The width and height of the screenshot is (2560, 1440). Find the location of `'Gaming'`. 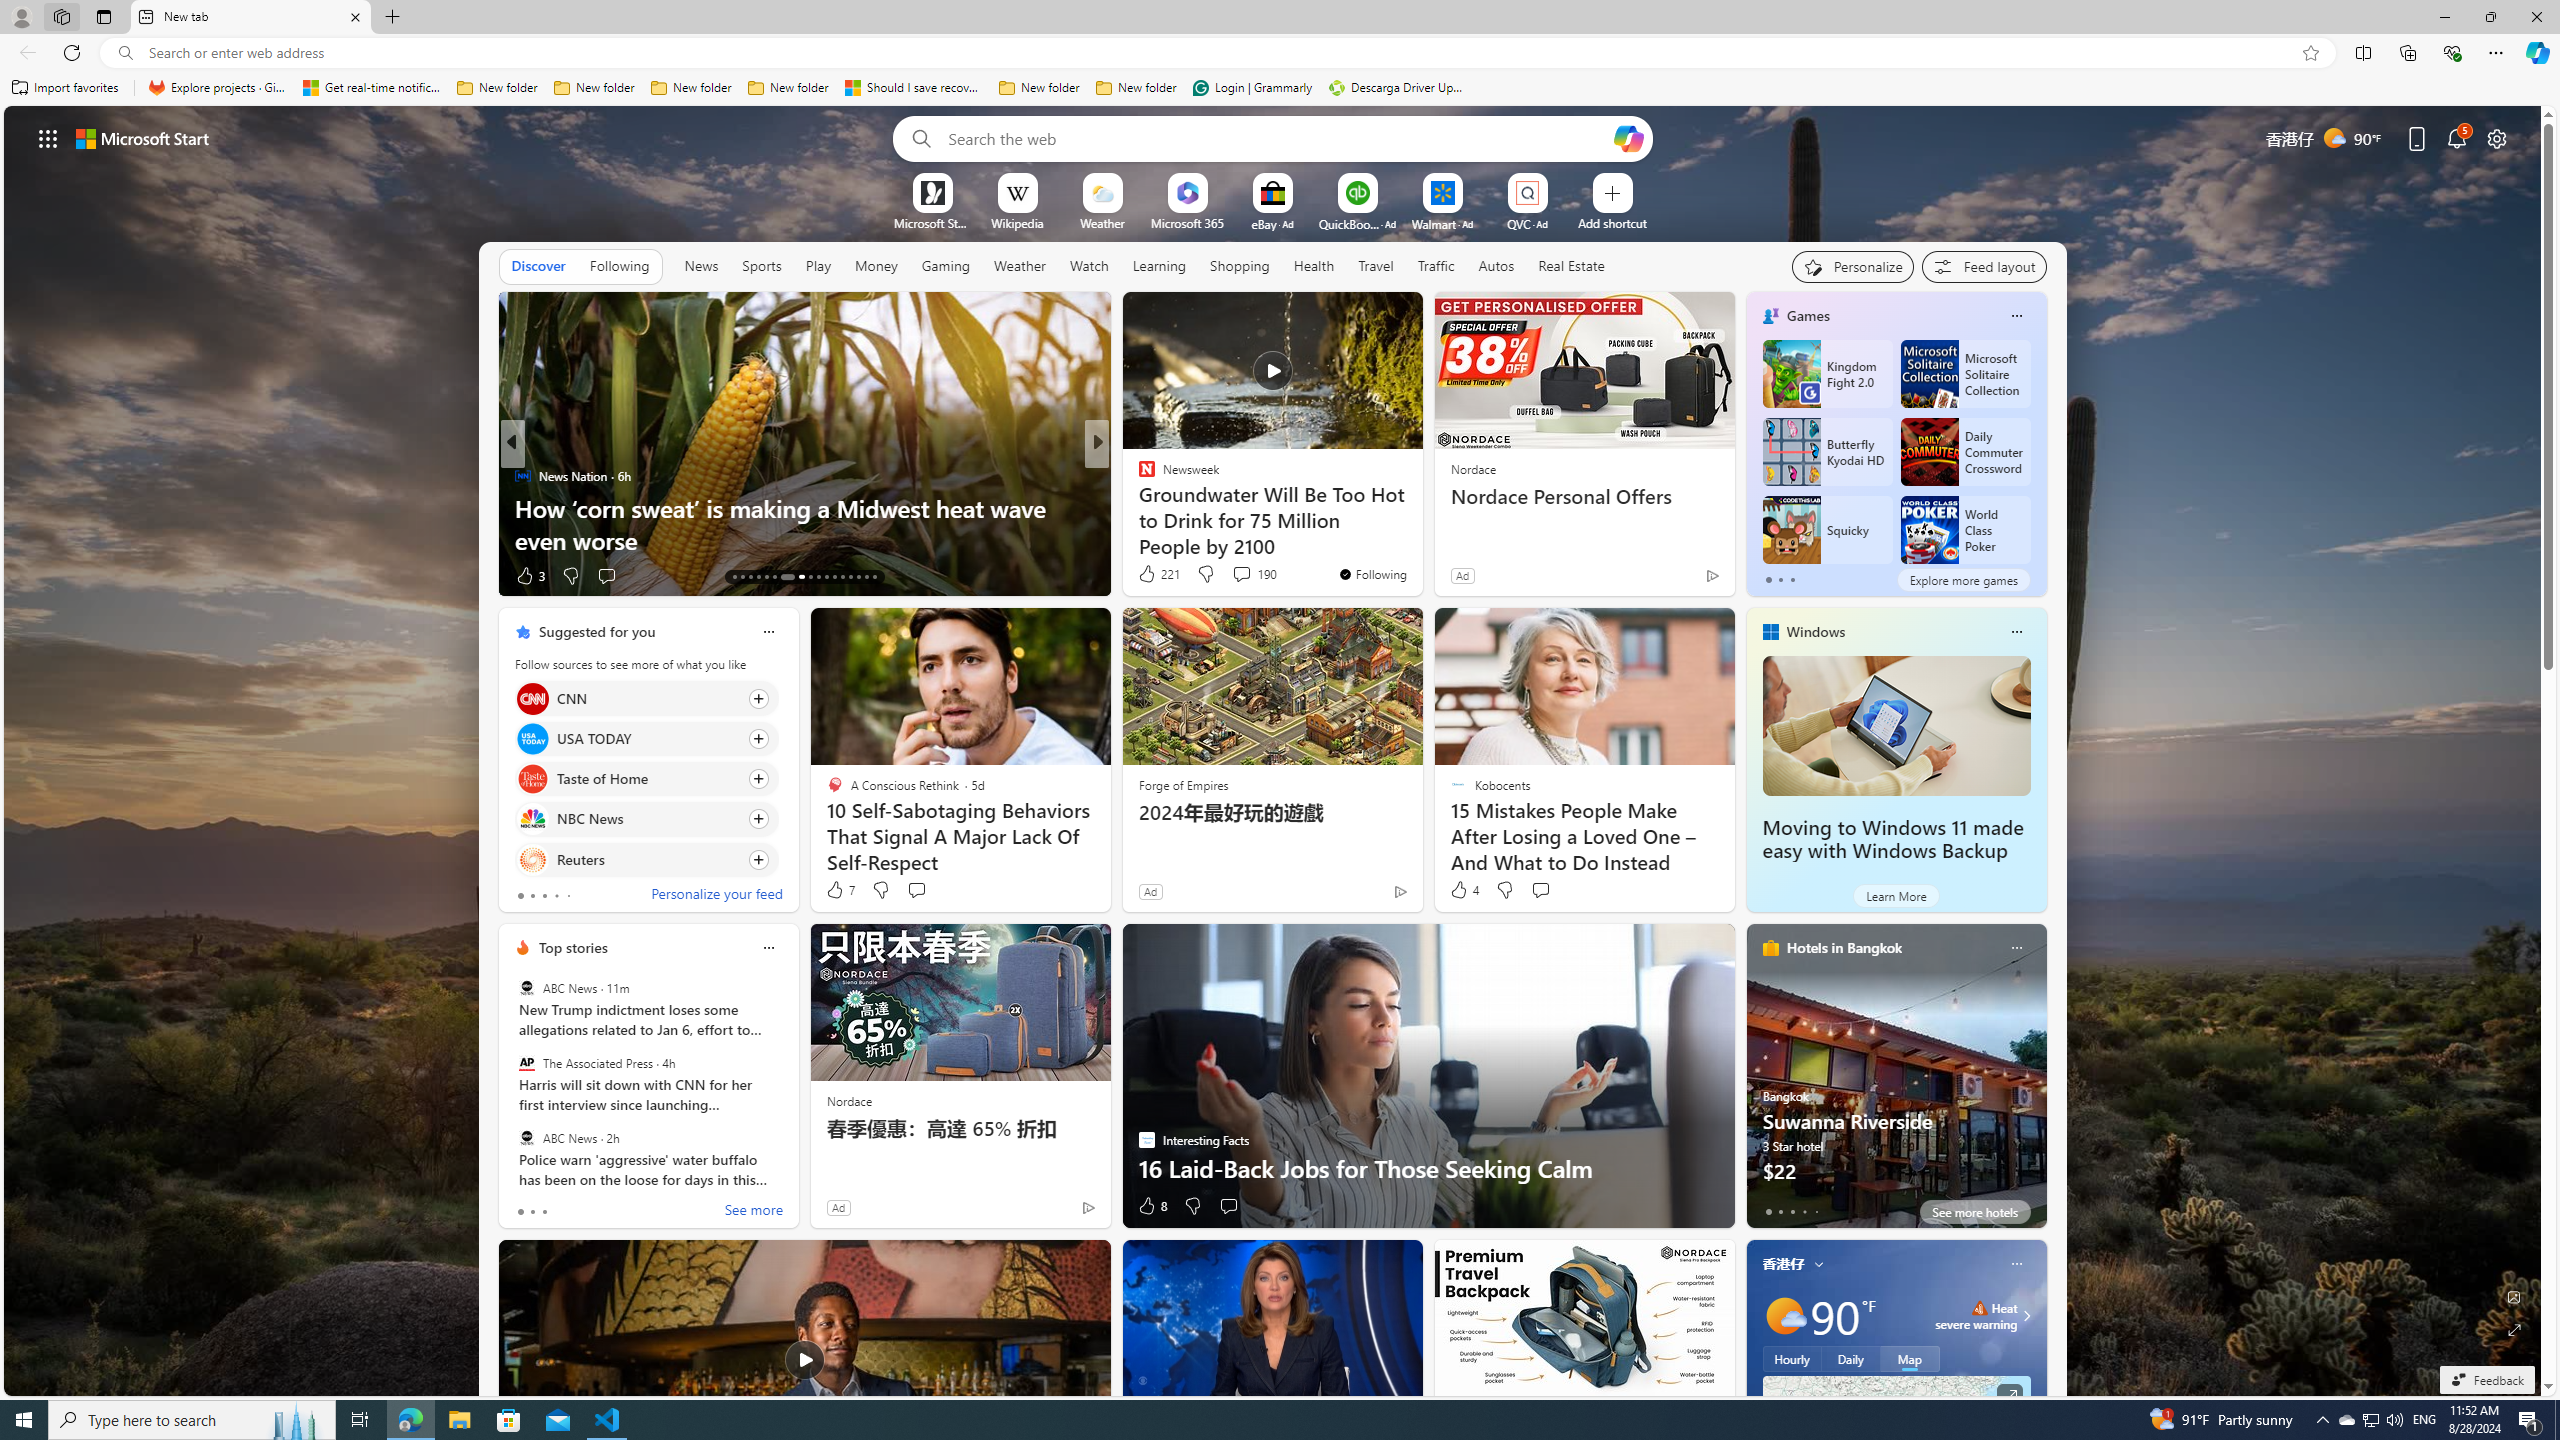

'Gaming' is located at coordinates (945, 264).